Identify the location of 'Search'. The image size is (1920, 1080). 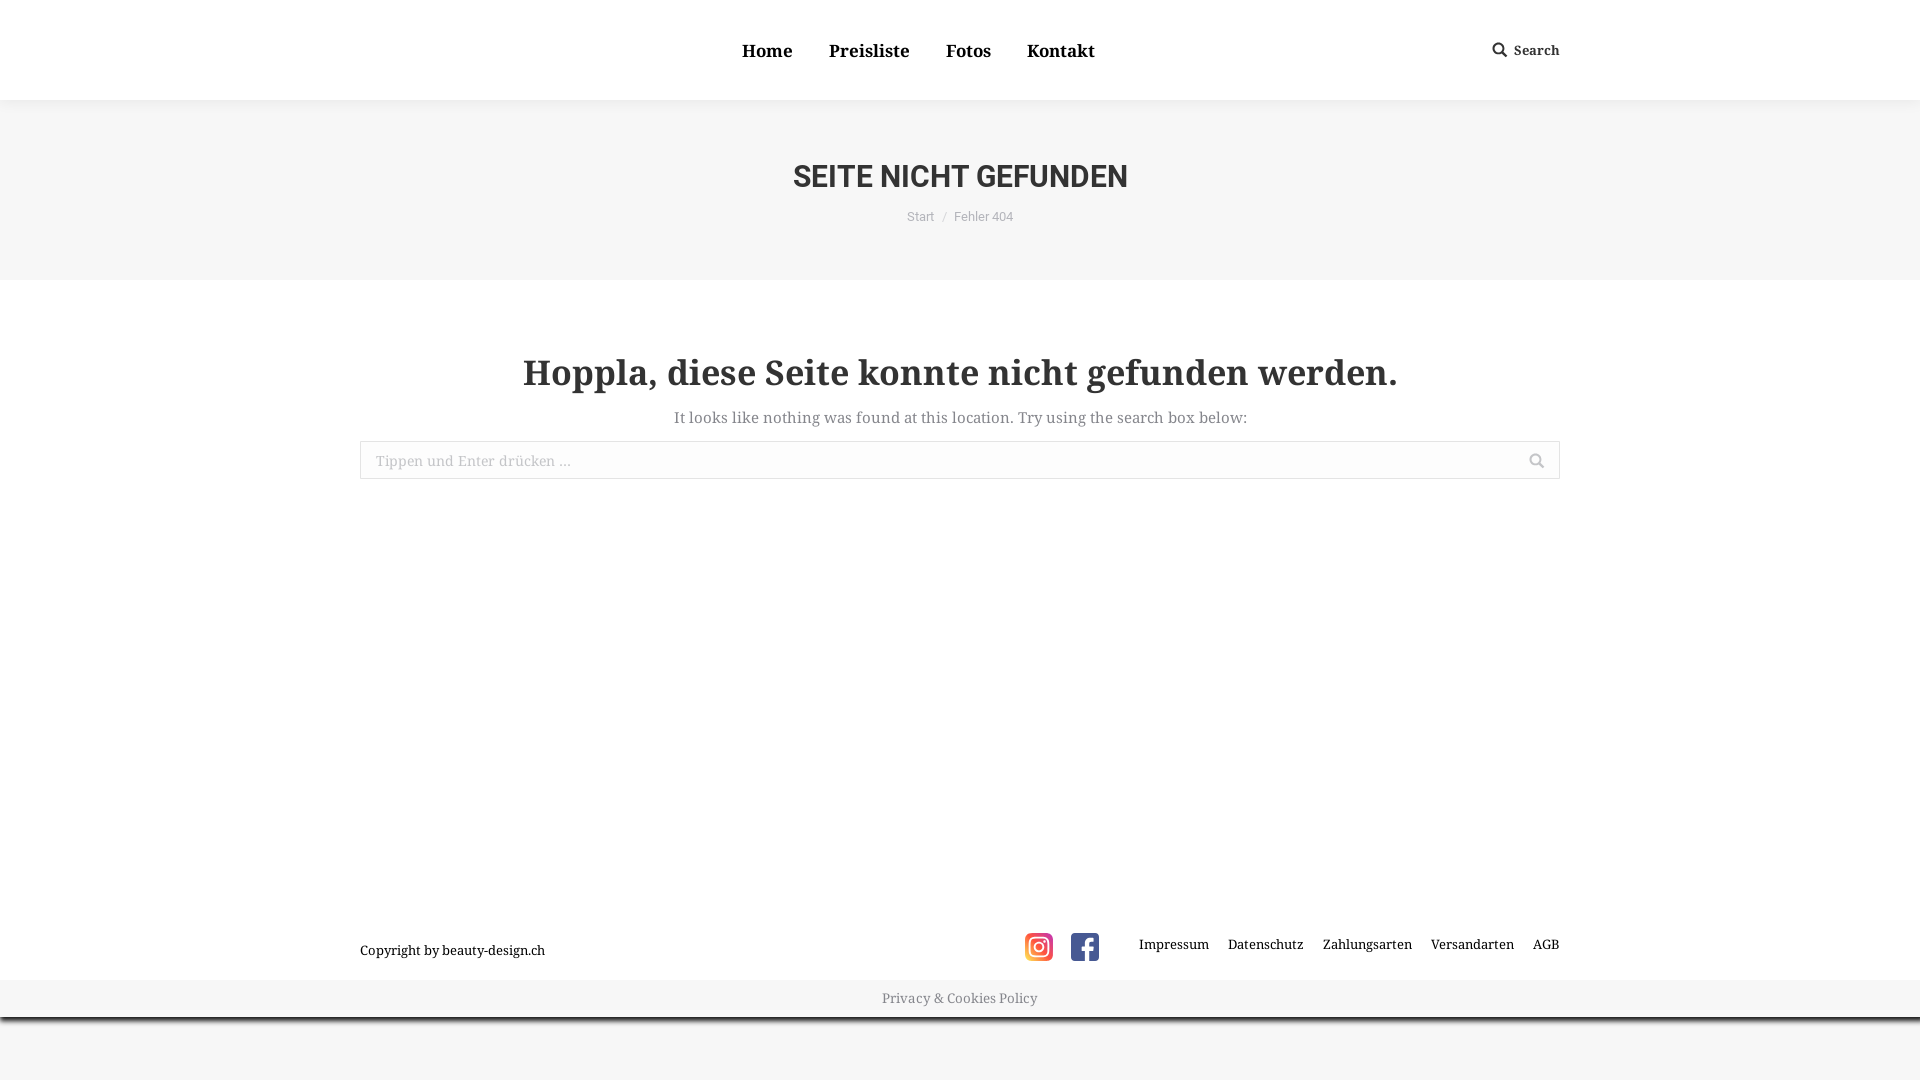
(1525, 49).